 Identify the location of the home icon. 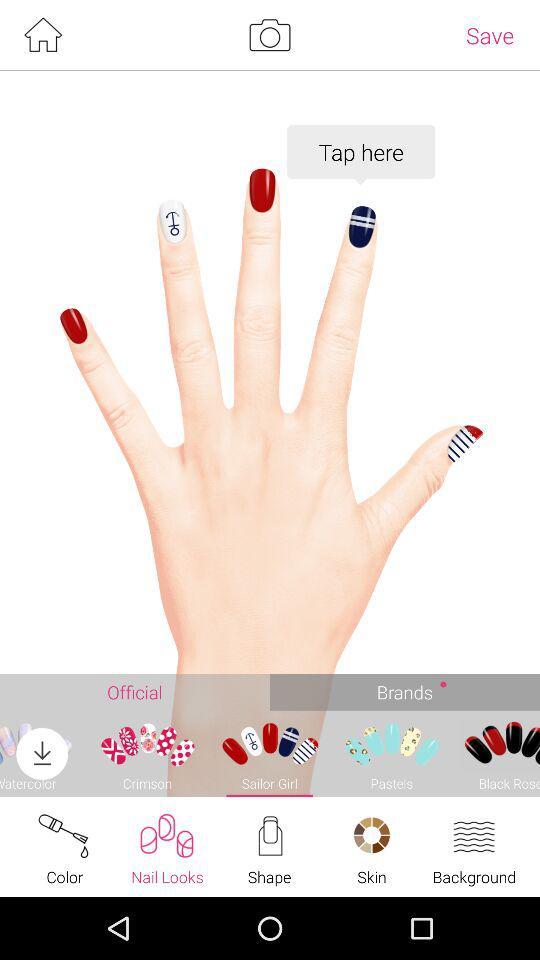
(42, 36).